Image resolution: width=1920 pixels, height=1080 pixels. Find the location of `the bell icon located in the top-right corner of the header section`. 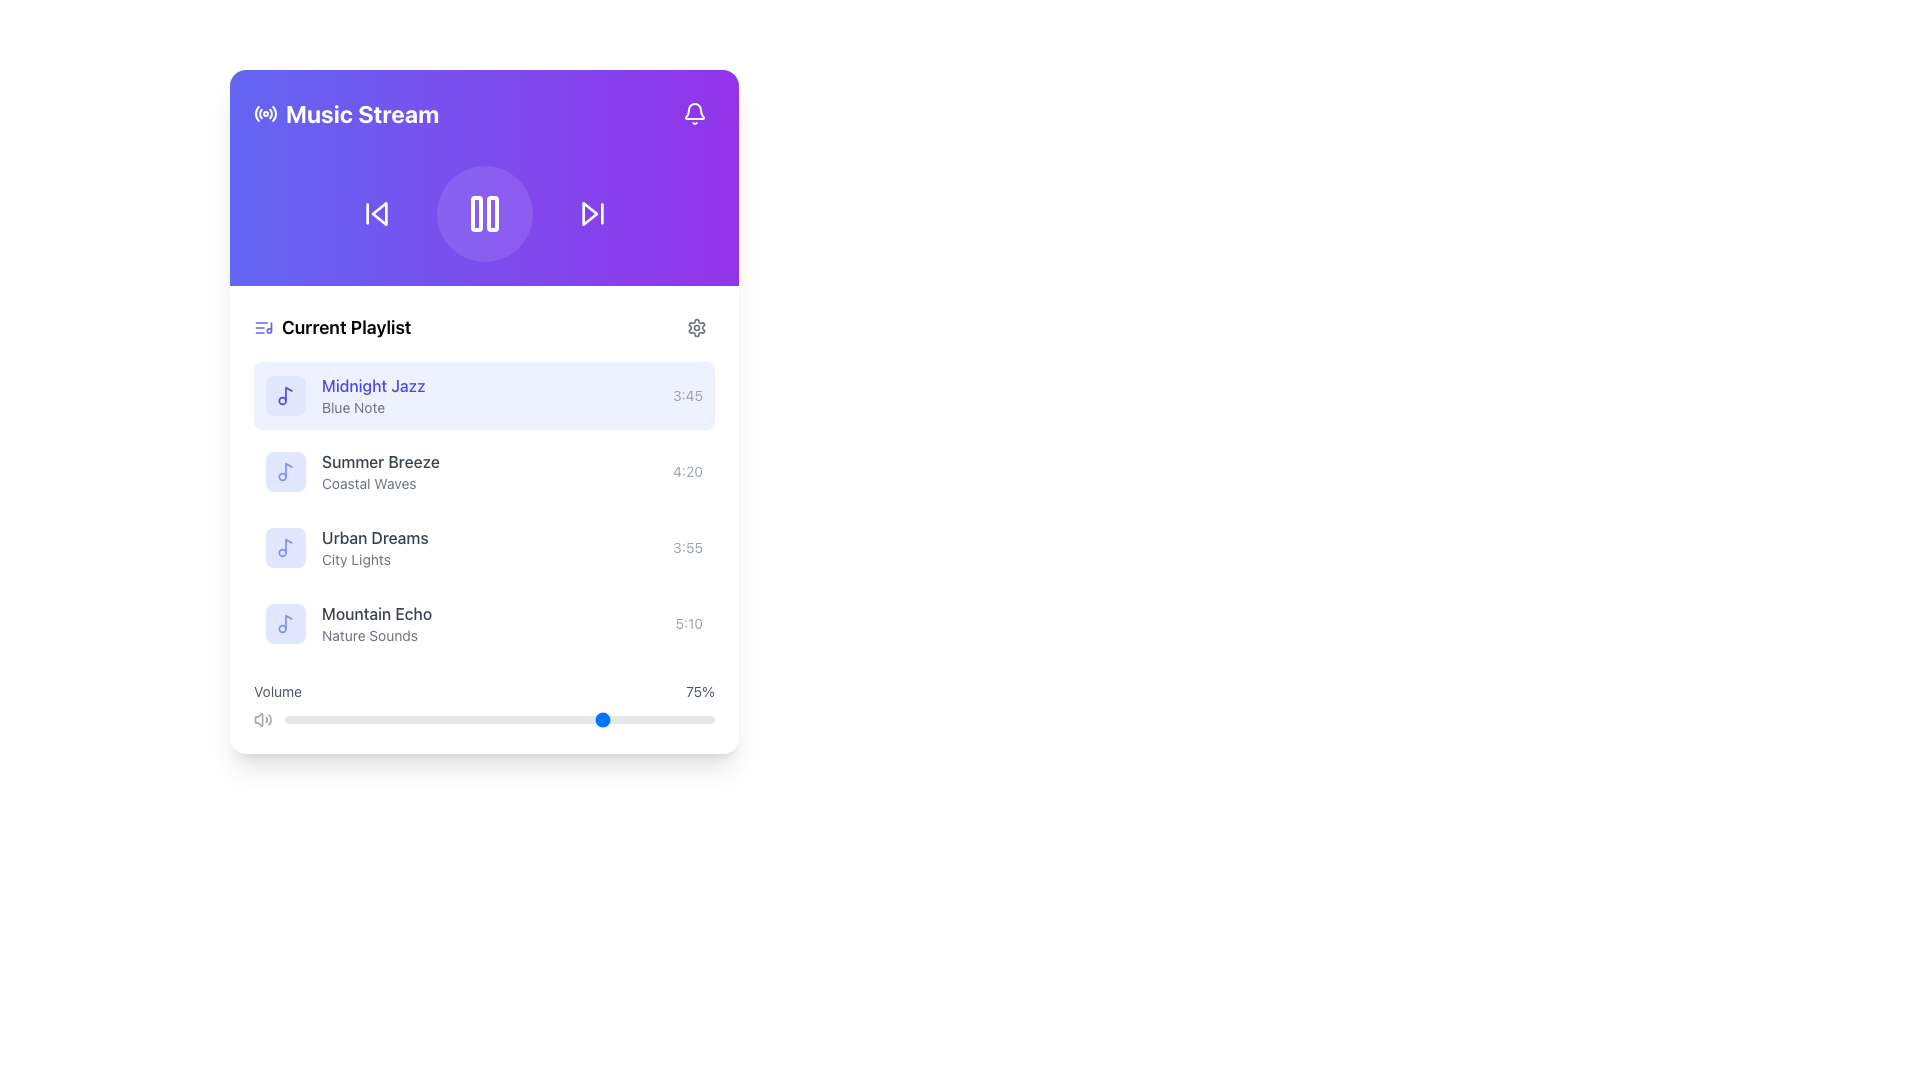

the bell icon located in the top-right corner of the header section is located at coordinates (695, 114).